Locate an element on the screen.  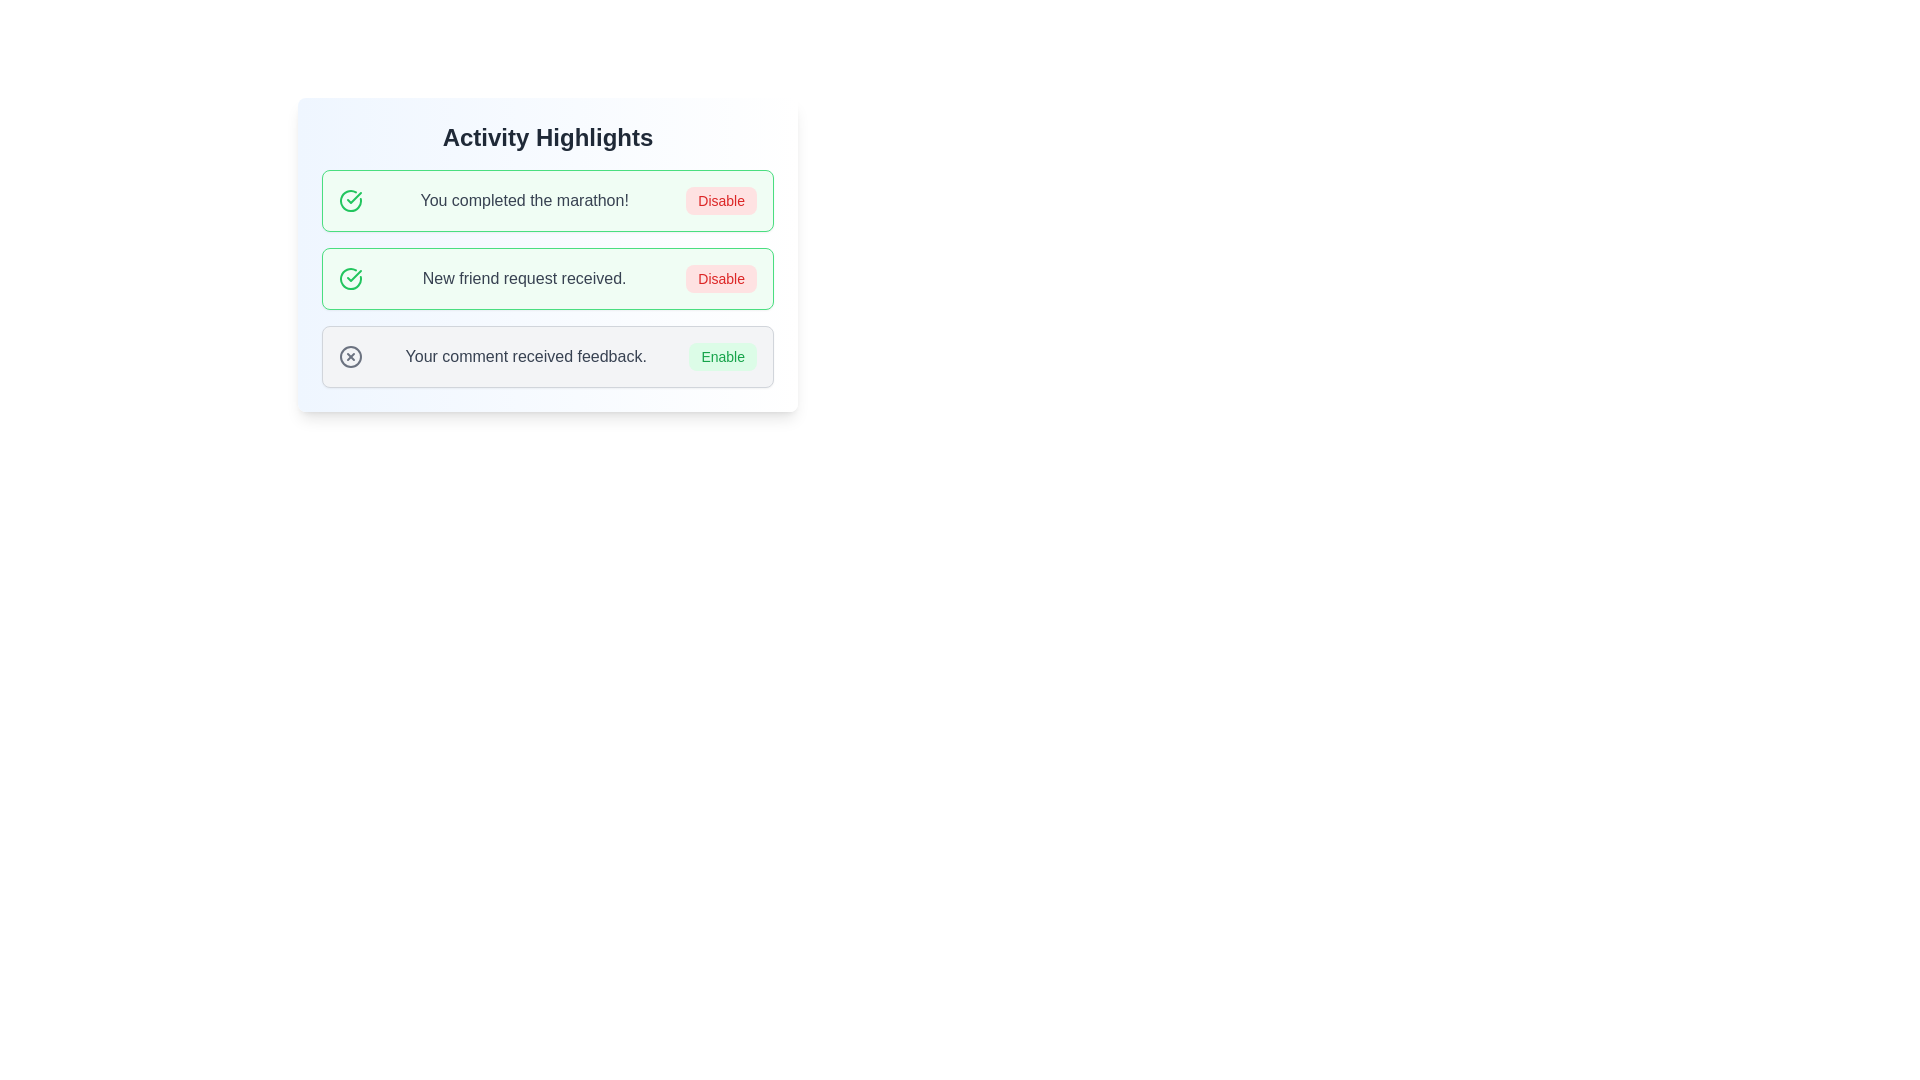
the leftmost icon in the second notification card to initiate possible interactions is located at coordinates (350, 278).